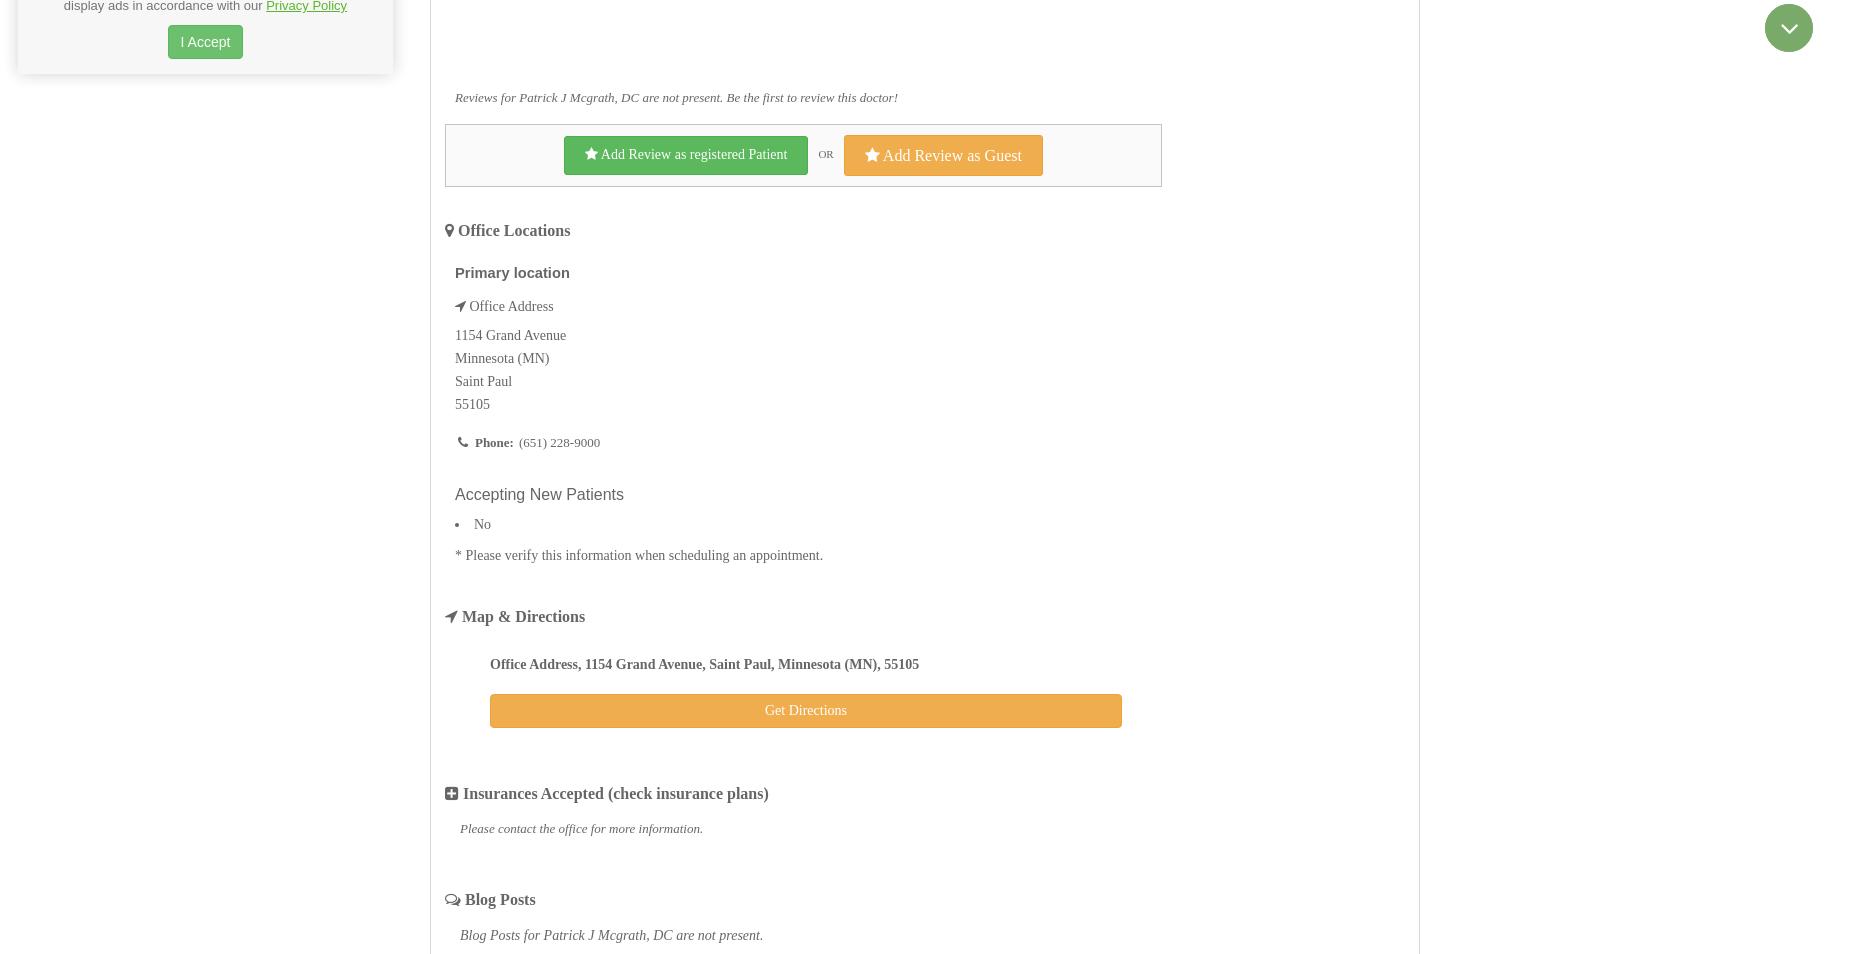 This screenshot has height=954, width=1850. Describe the element at coordinates (453, 334) in the screenshot. I see `'1154 Grand Avenue'` at that location.